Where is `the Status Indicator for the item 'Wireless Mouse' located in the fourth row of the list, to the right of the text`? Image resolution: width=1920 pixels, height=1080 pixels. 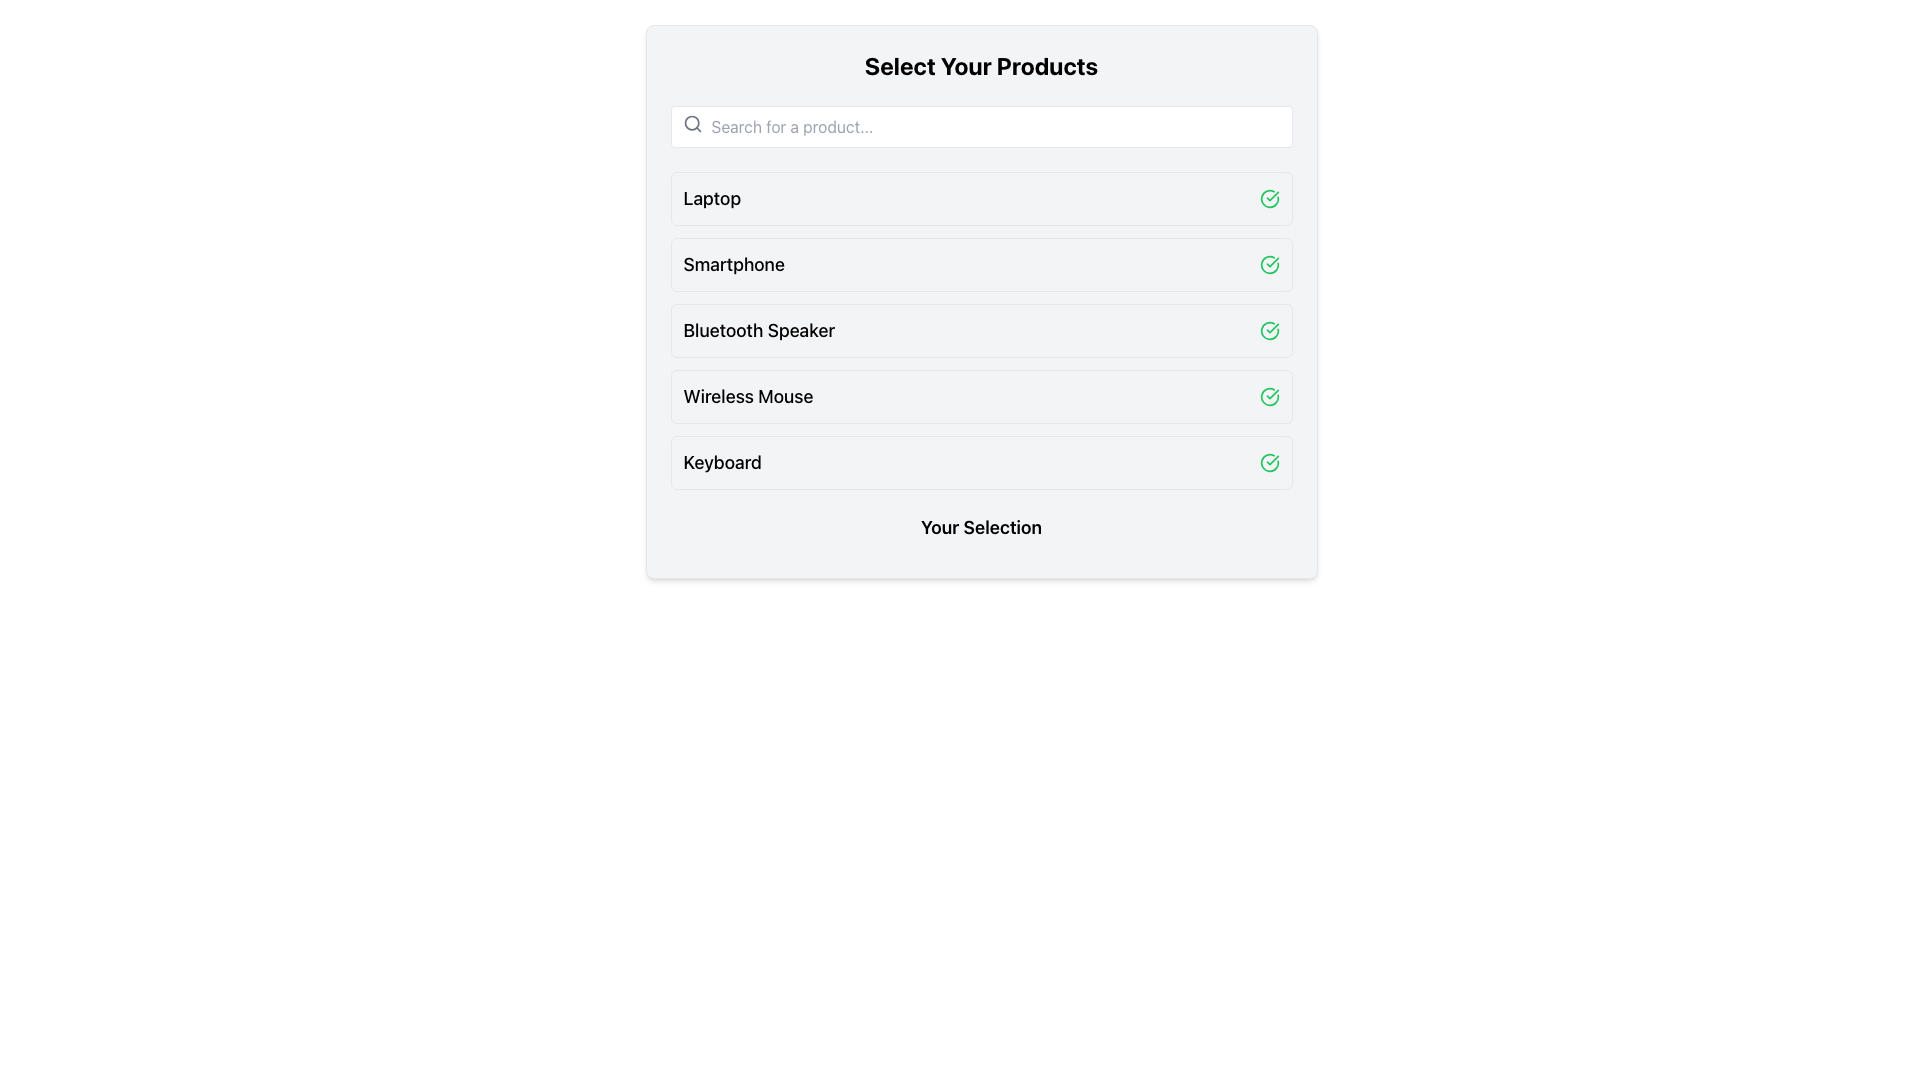
the Status Indicator for the item 'Wireless Mouse' located in the fourth row of the list, to the right of the text is located at coordinates (1268, 397).